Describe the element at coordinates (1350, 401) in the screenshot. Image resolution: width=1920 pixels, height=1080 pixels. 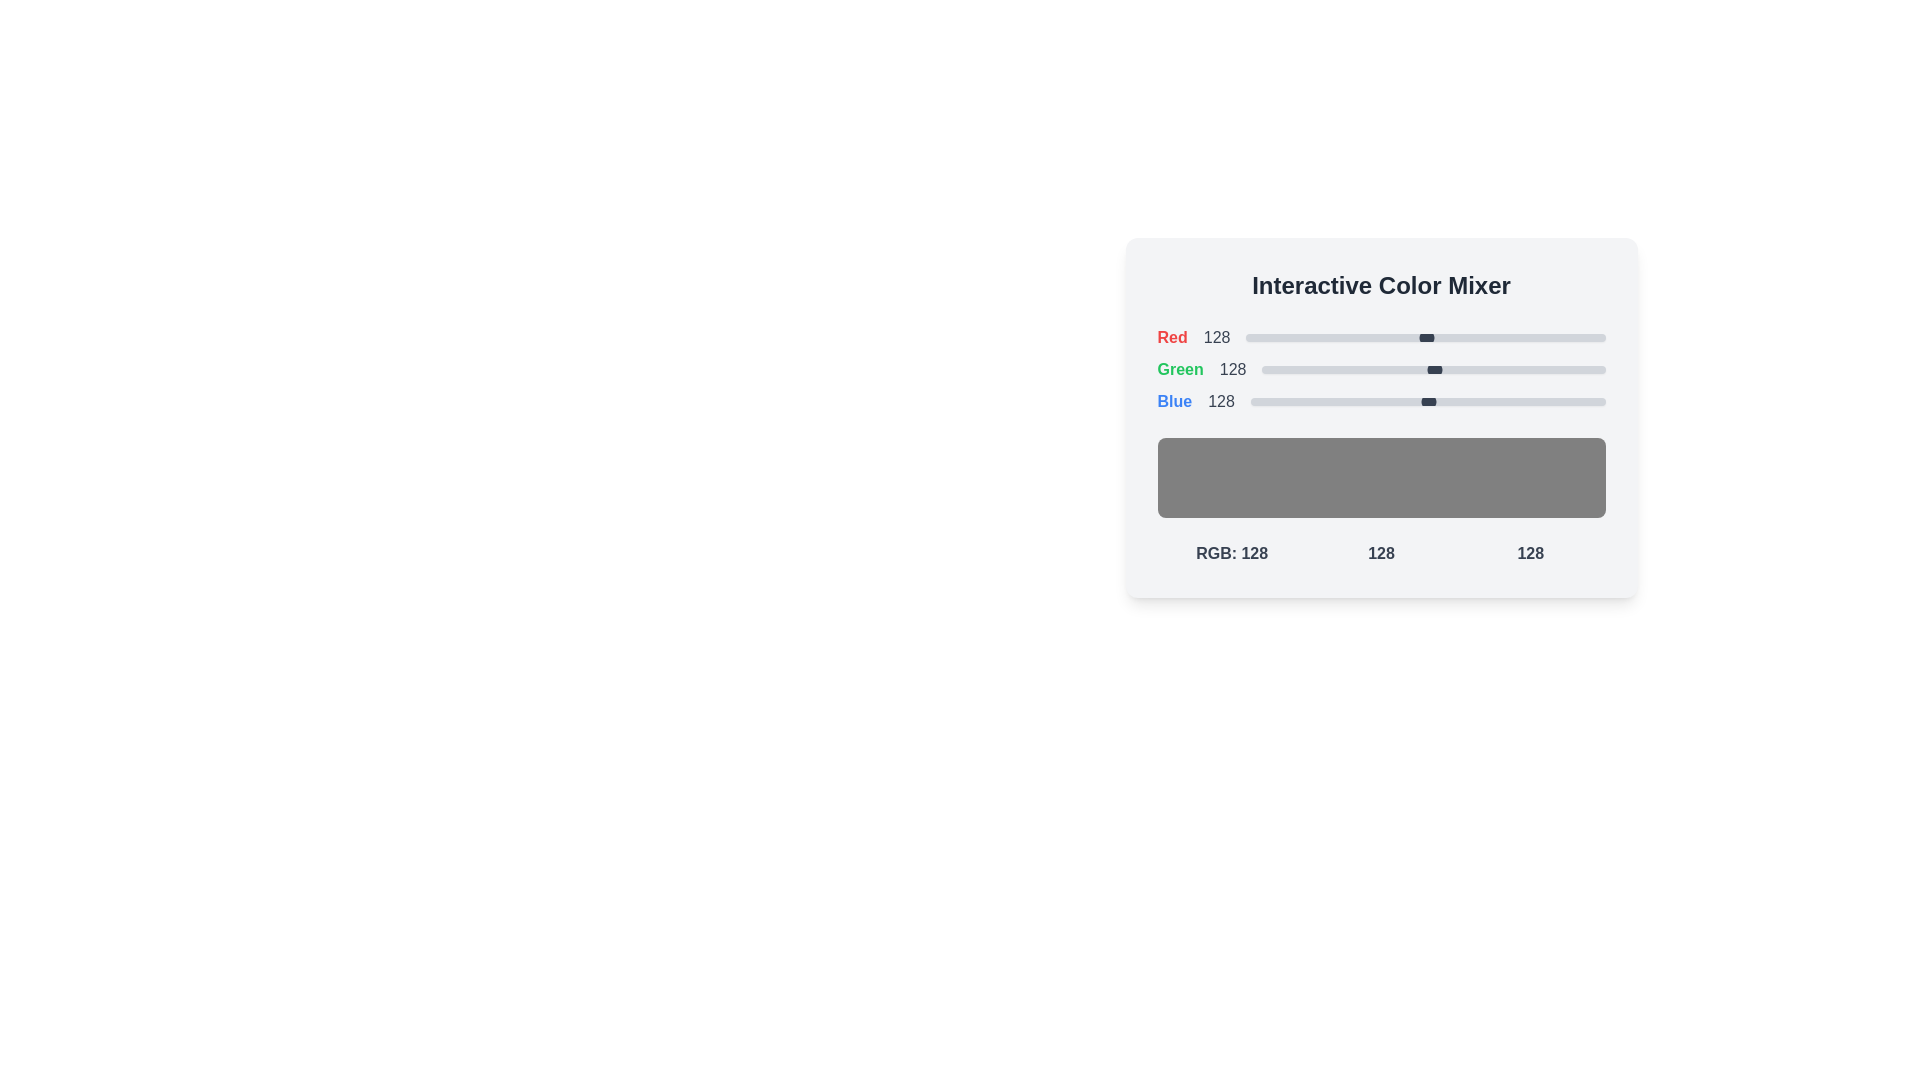
I see `the Blue component` at that location.